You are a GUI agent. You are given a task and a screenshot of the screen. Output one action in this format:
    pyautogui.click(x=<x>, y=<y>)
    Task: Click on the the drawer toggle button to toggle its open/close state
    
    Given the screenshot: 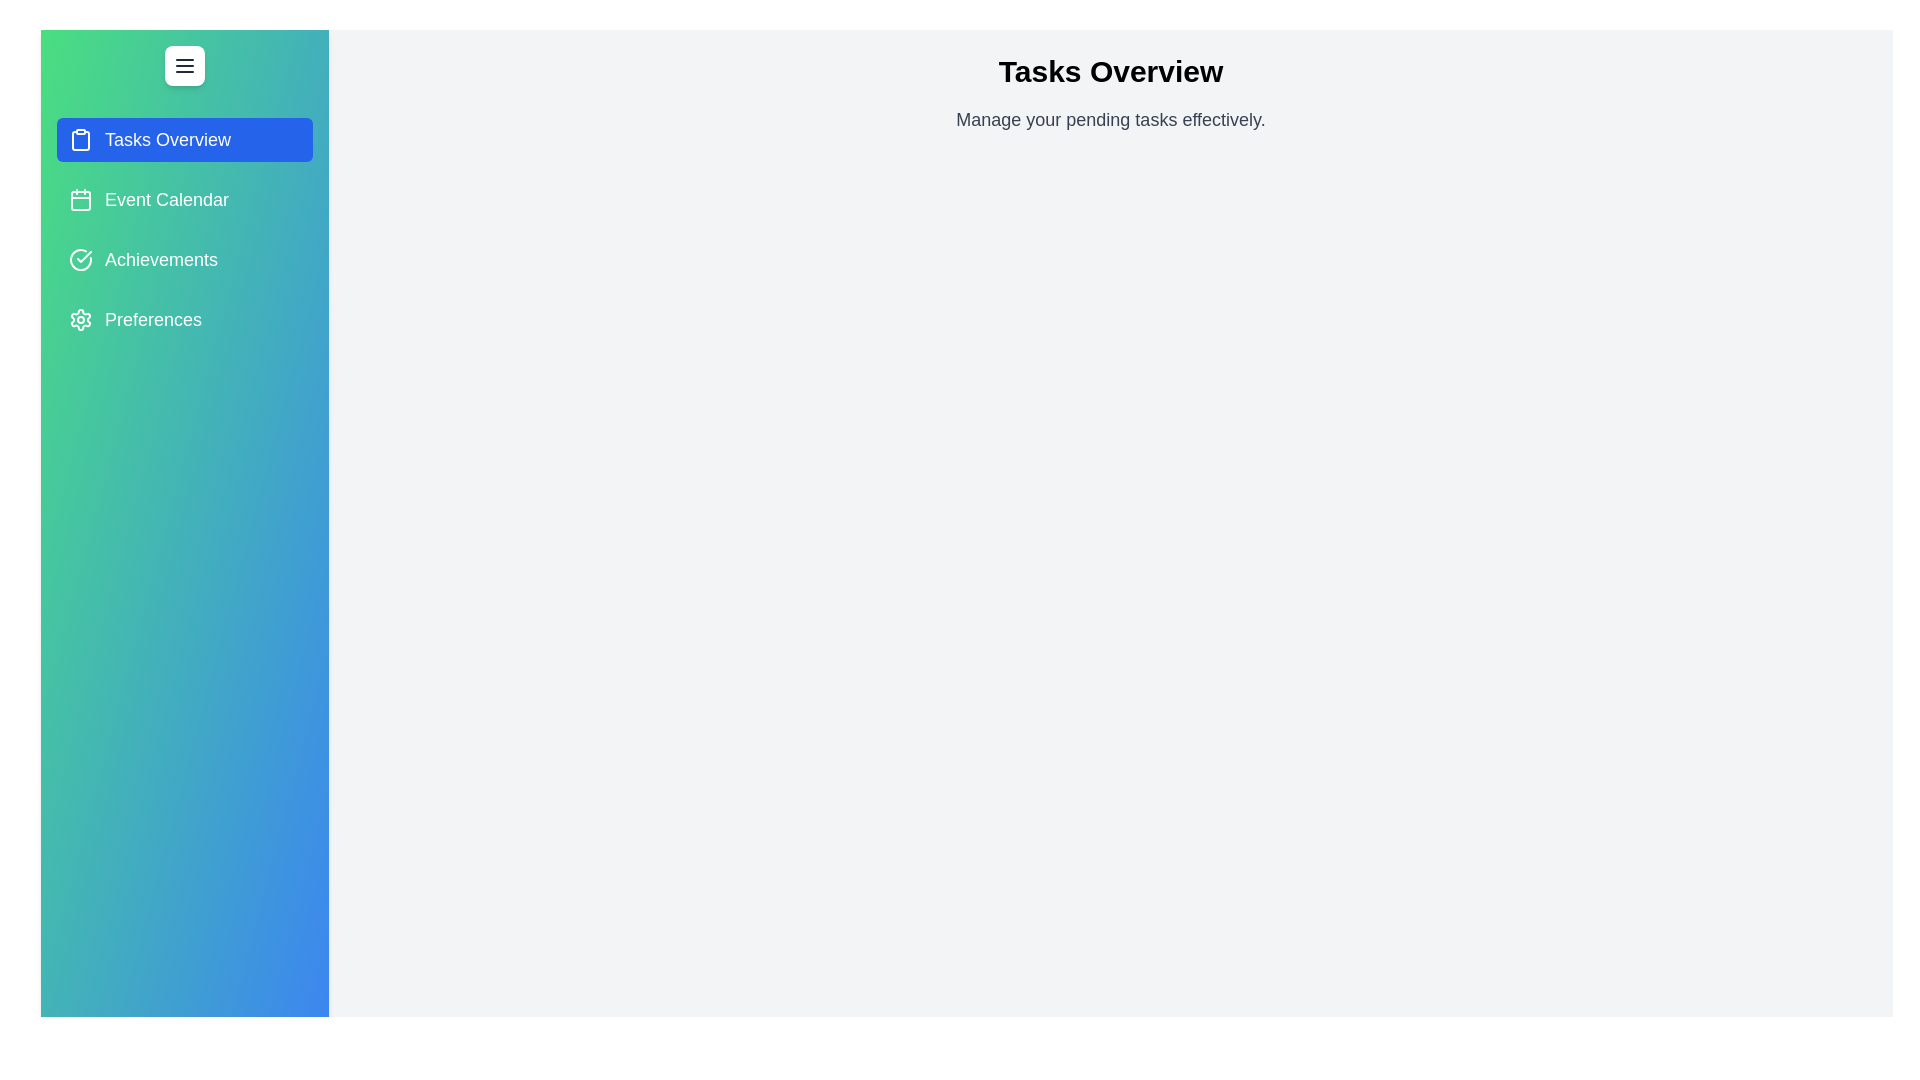 What is the action you would take?
    pyautogui.click(x=185, y=64)
    